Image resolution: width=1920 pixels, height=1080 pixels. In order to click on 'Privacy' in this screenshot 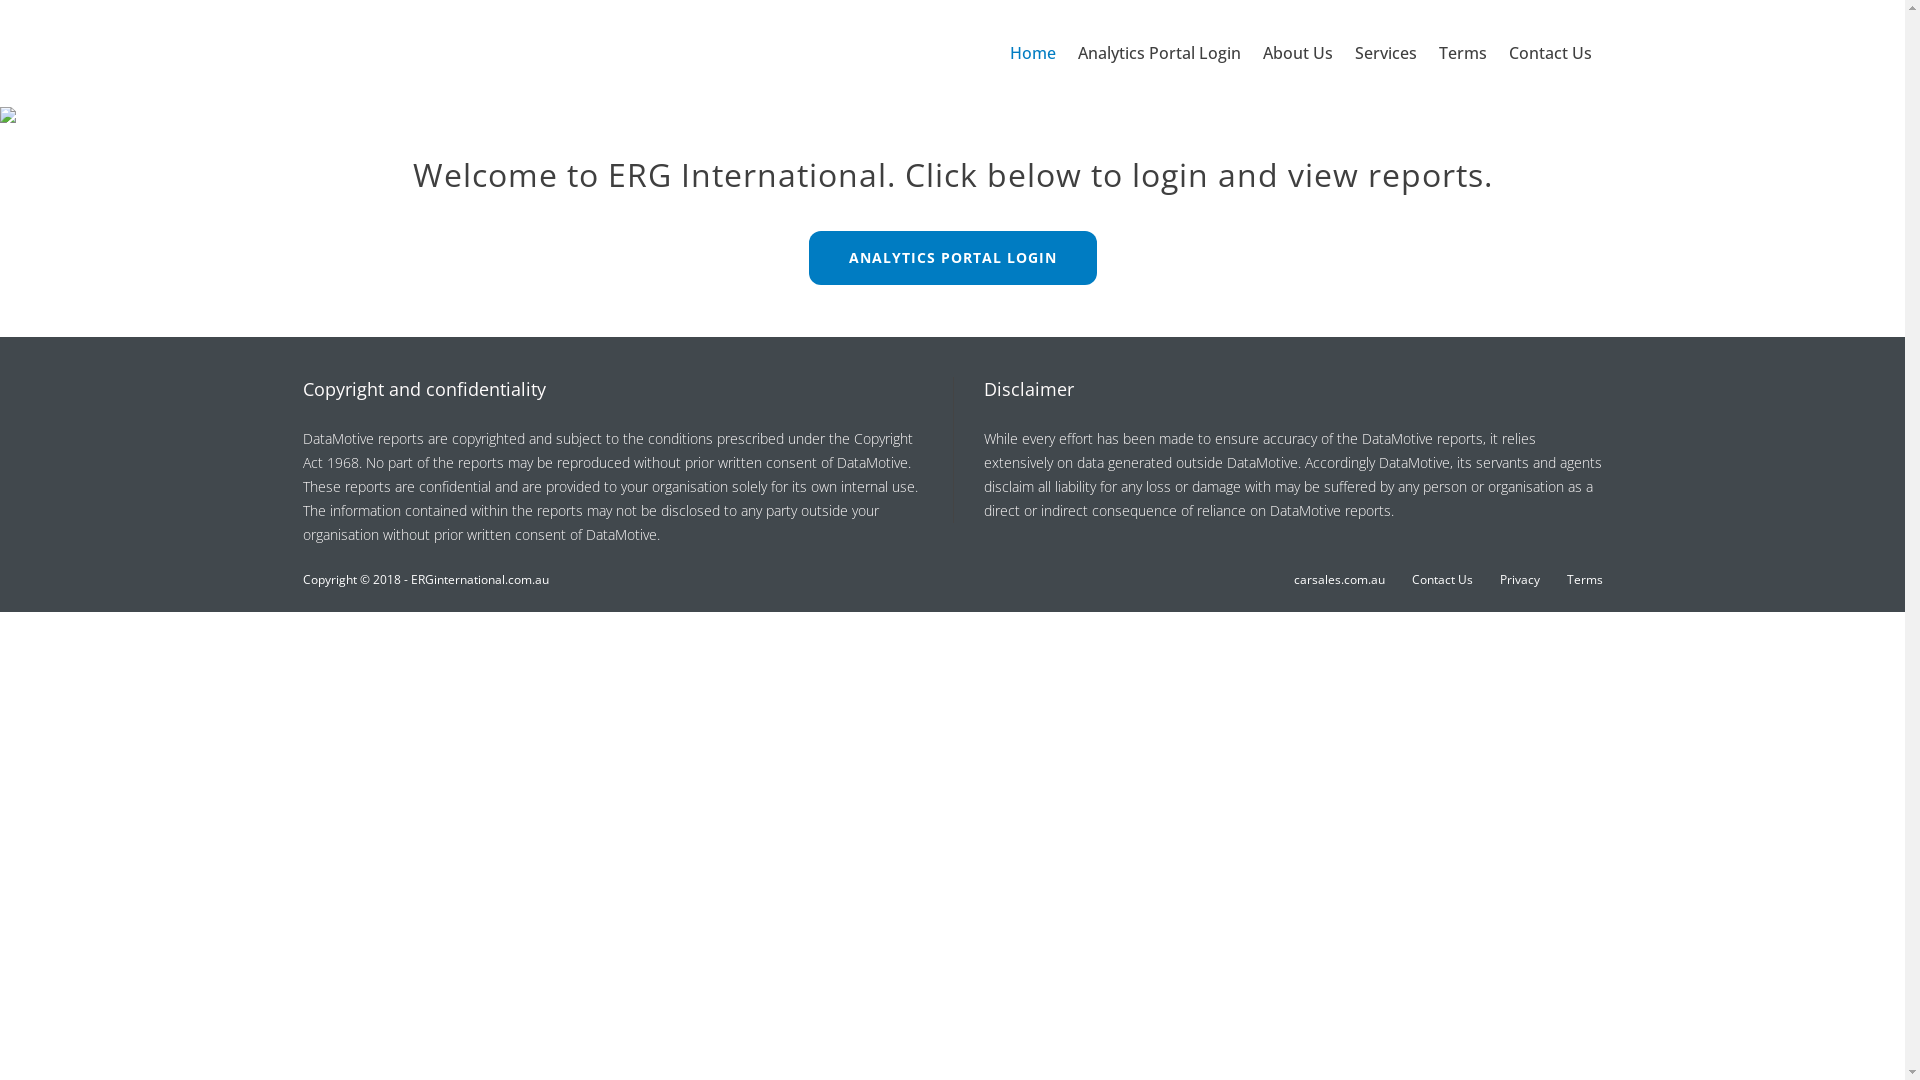, I will do `click(1520, 579)`.